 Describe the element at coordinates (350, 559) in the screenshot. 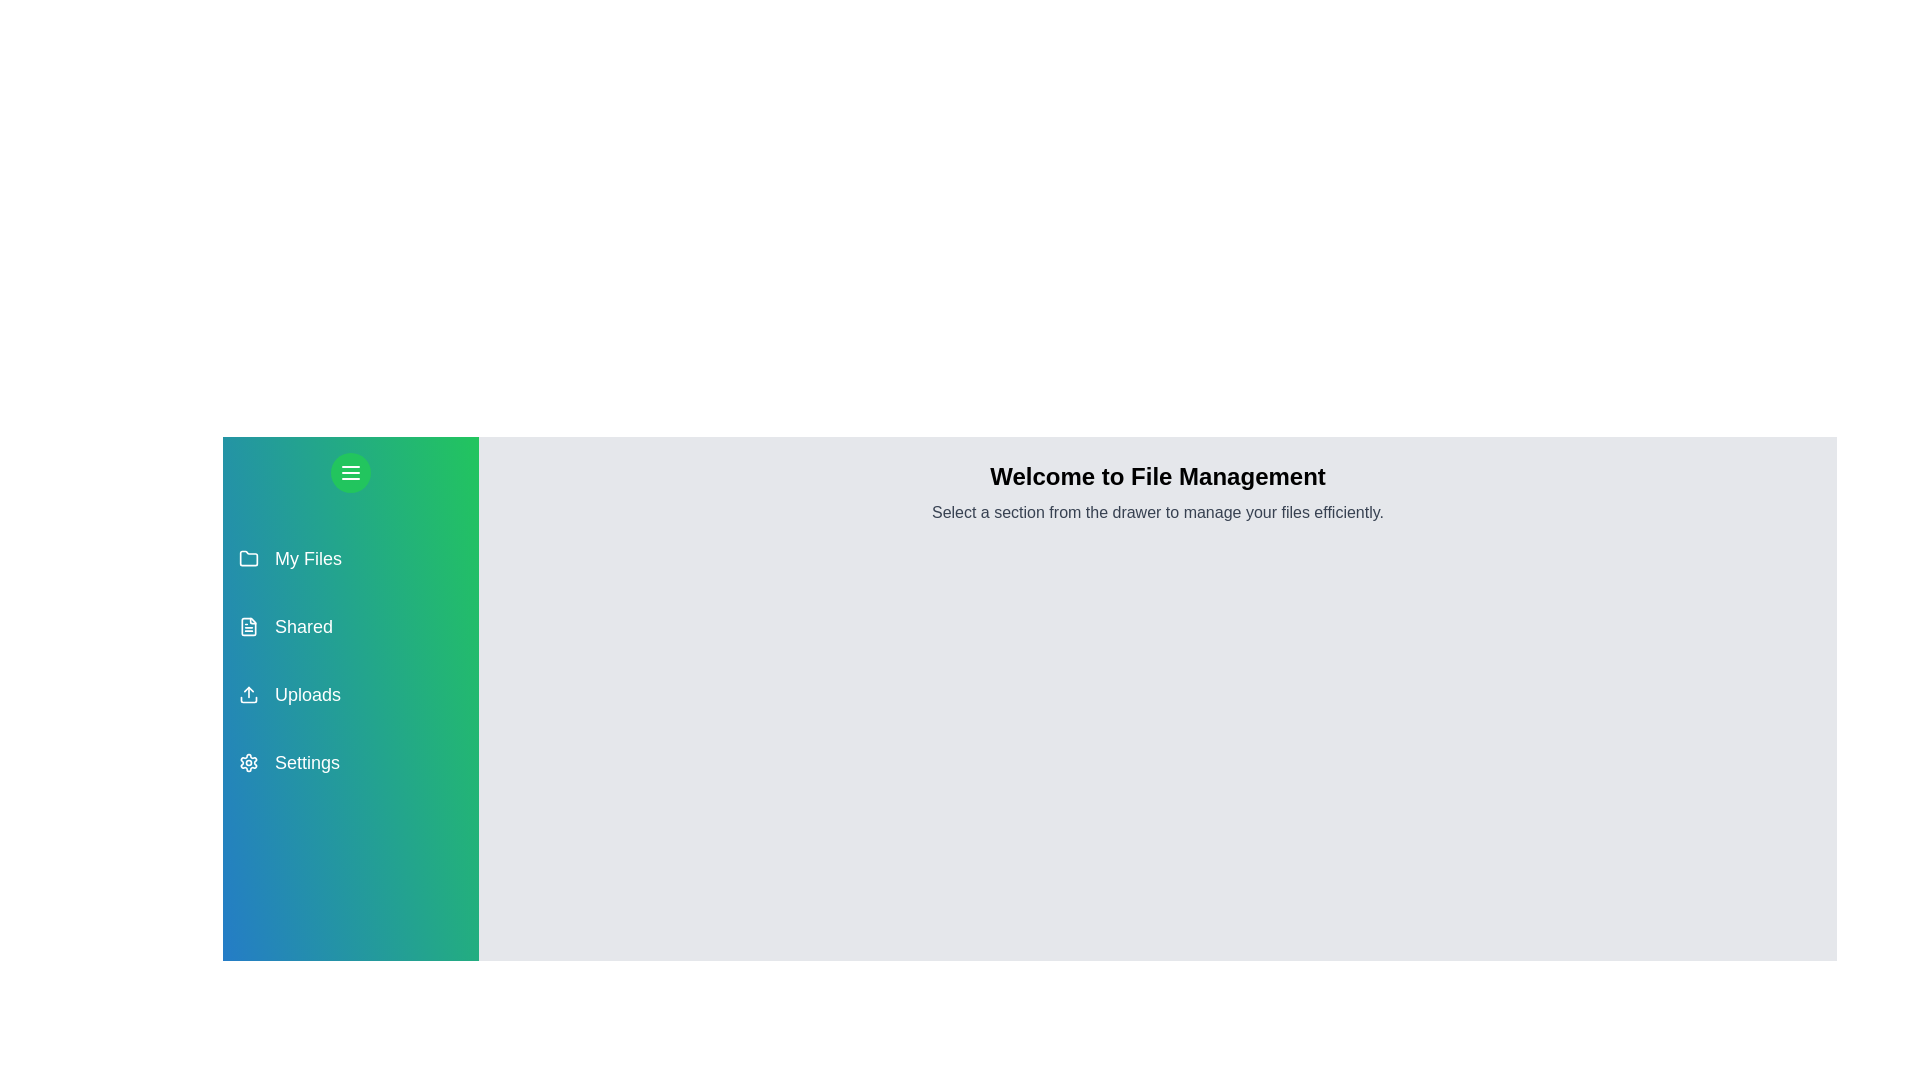

I see `the section My Files from the drawer` at that location.